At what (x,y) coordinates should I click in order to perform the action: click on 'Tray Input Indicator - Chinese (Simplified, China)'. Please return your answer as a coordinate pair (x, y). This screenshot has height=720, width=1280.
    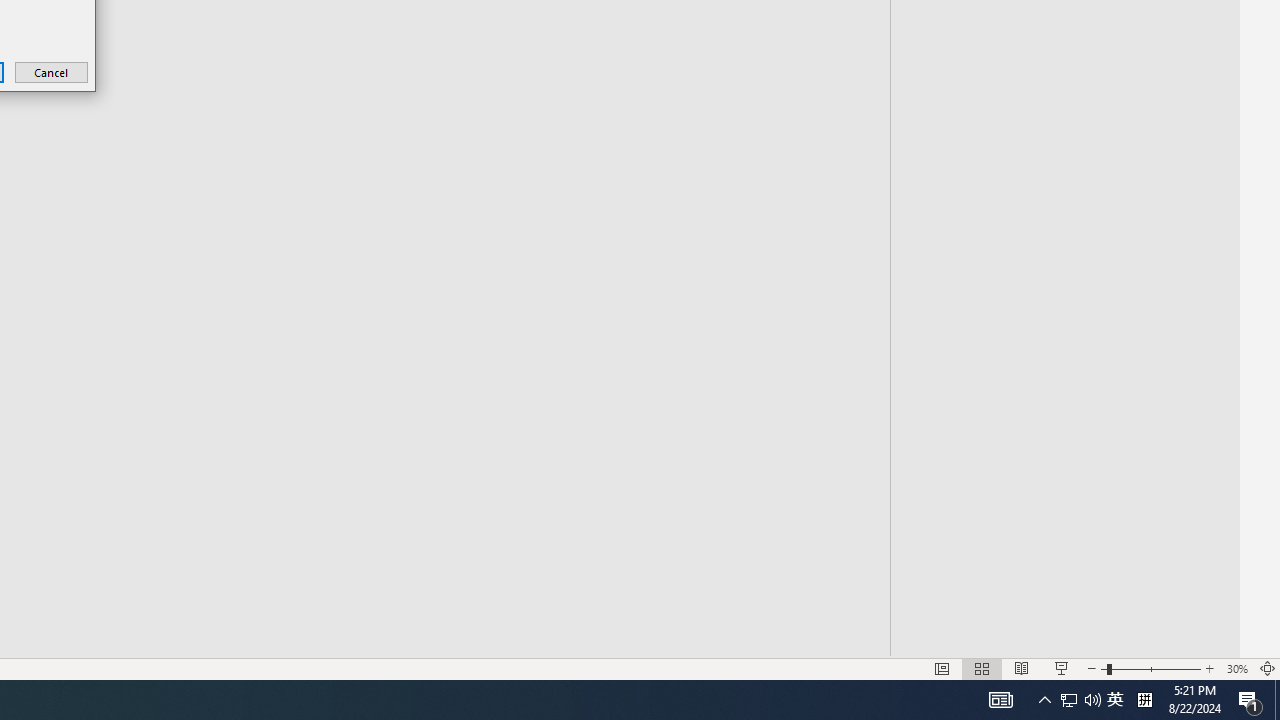
    Looking at the image, I should click on (1144, 698).